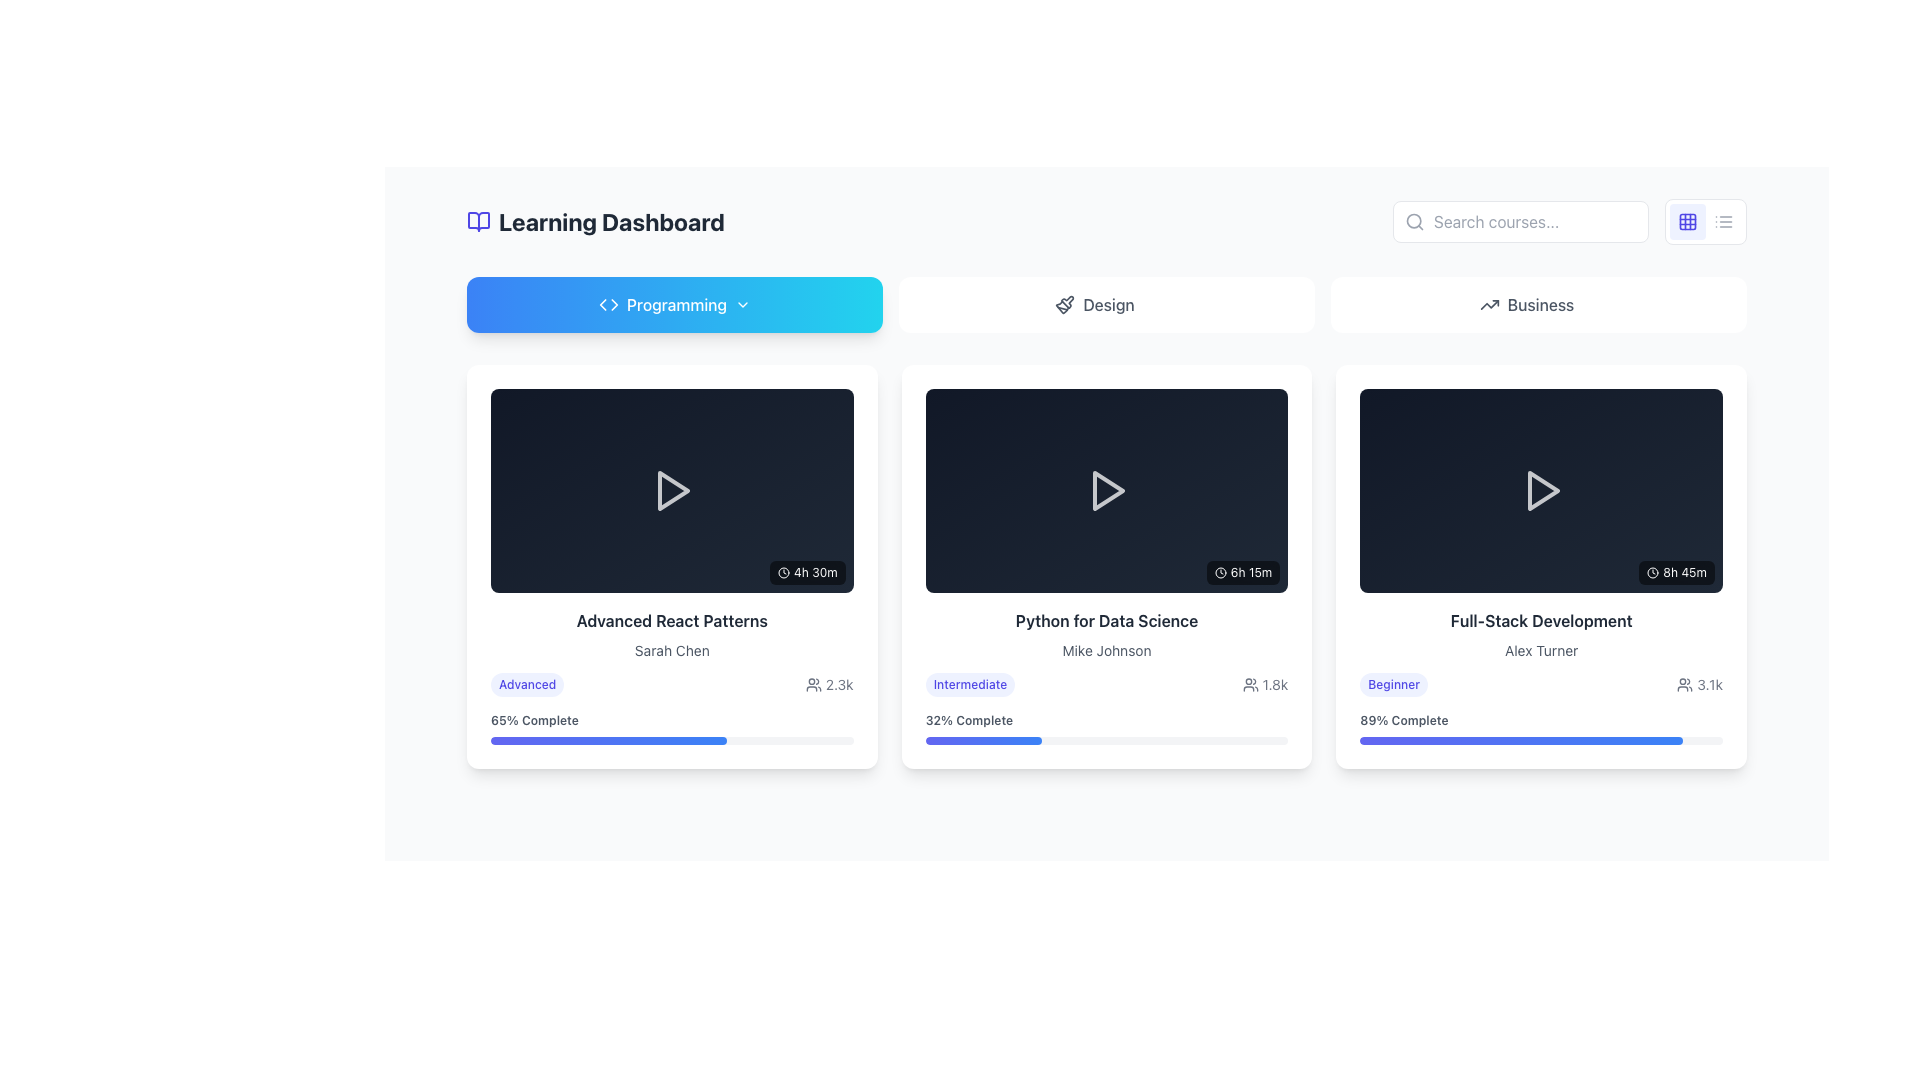 The image size is (1920, 1080). What do you see at coordinates (672, 726) in the screenshot?
I see `the progress bar component indicating '65% Complete', which is located at the bottom-center of the card labeled 'Advanced React Patterns'` at bounding box center [672, 726].